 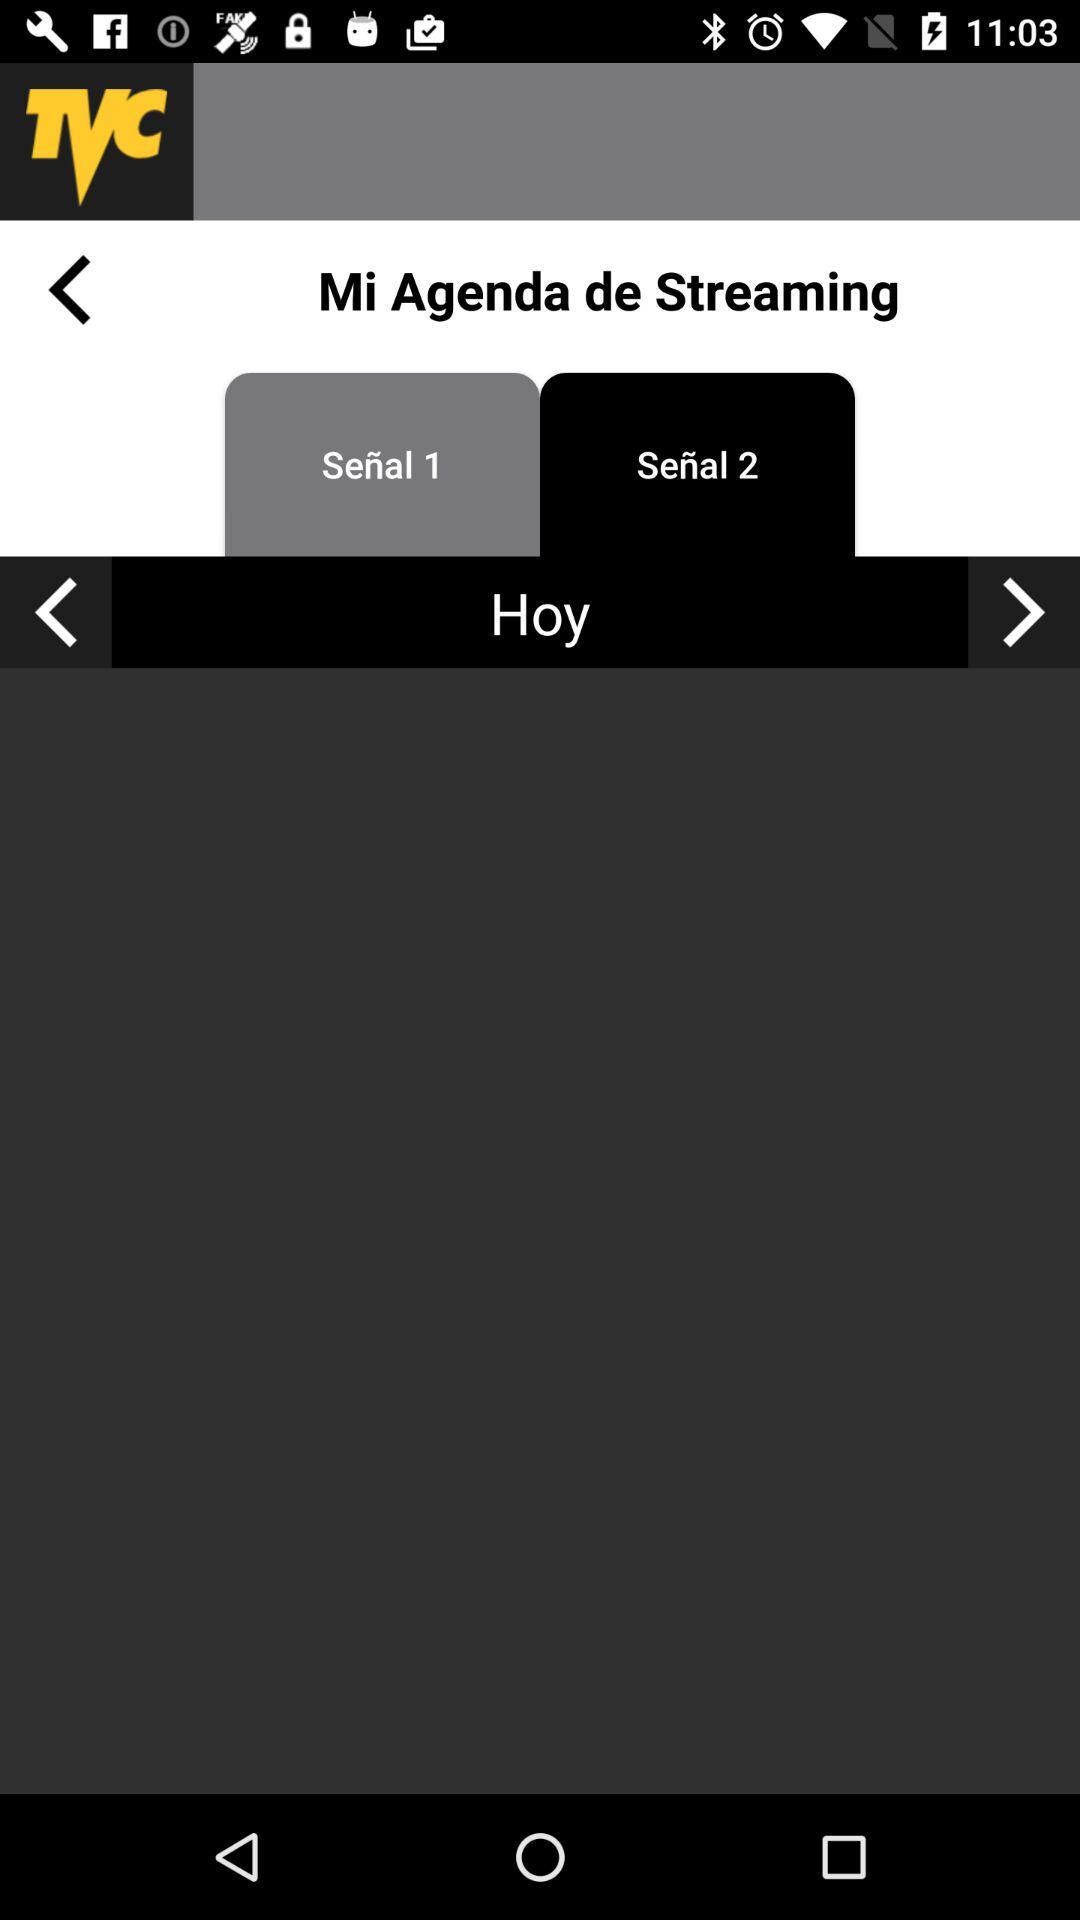 What do you see at coordinates (696, 463) in the screenshot?
I see `item above the hoy app` at bounding box center [696, 463].